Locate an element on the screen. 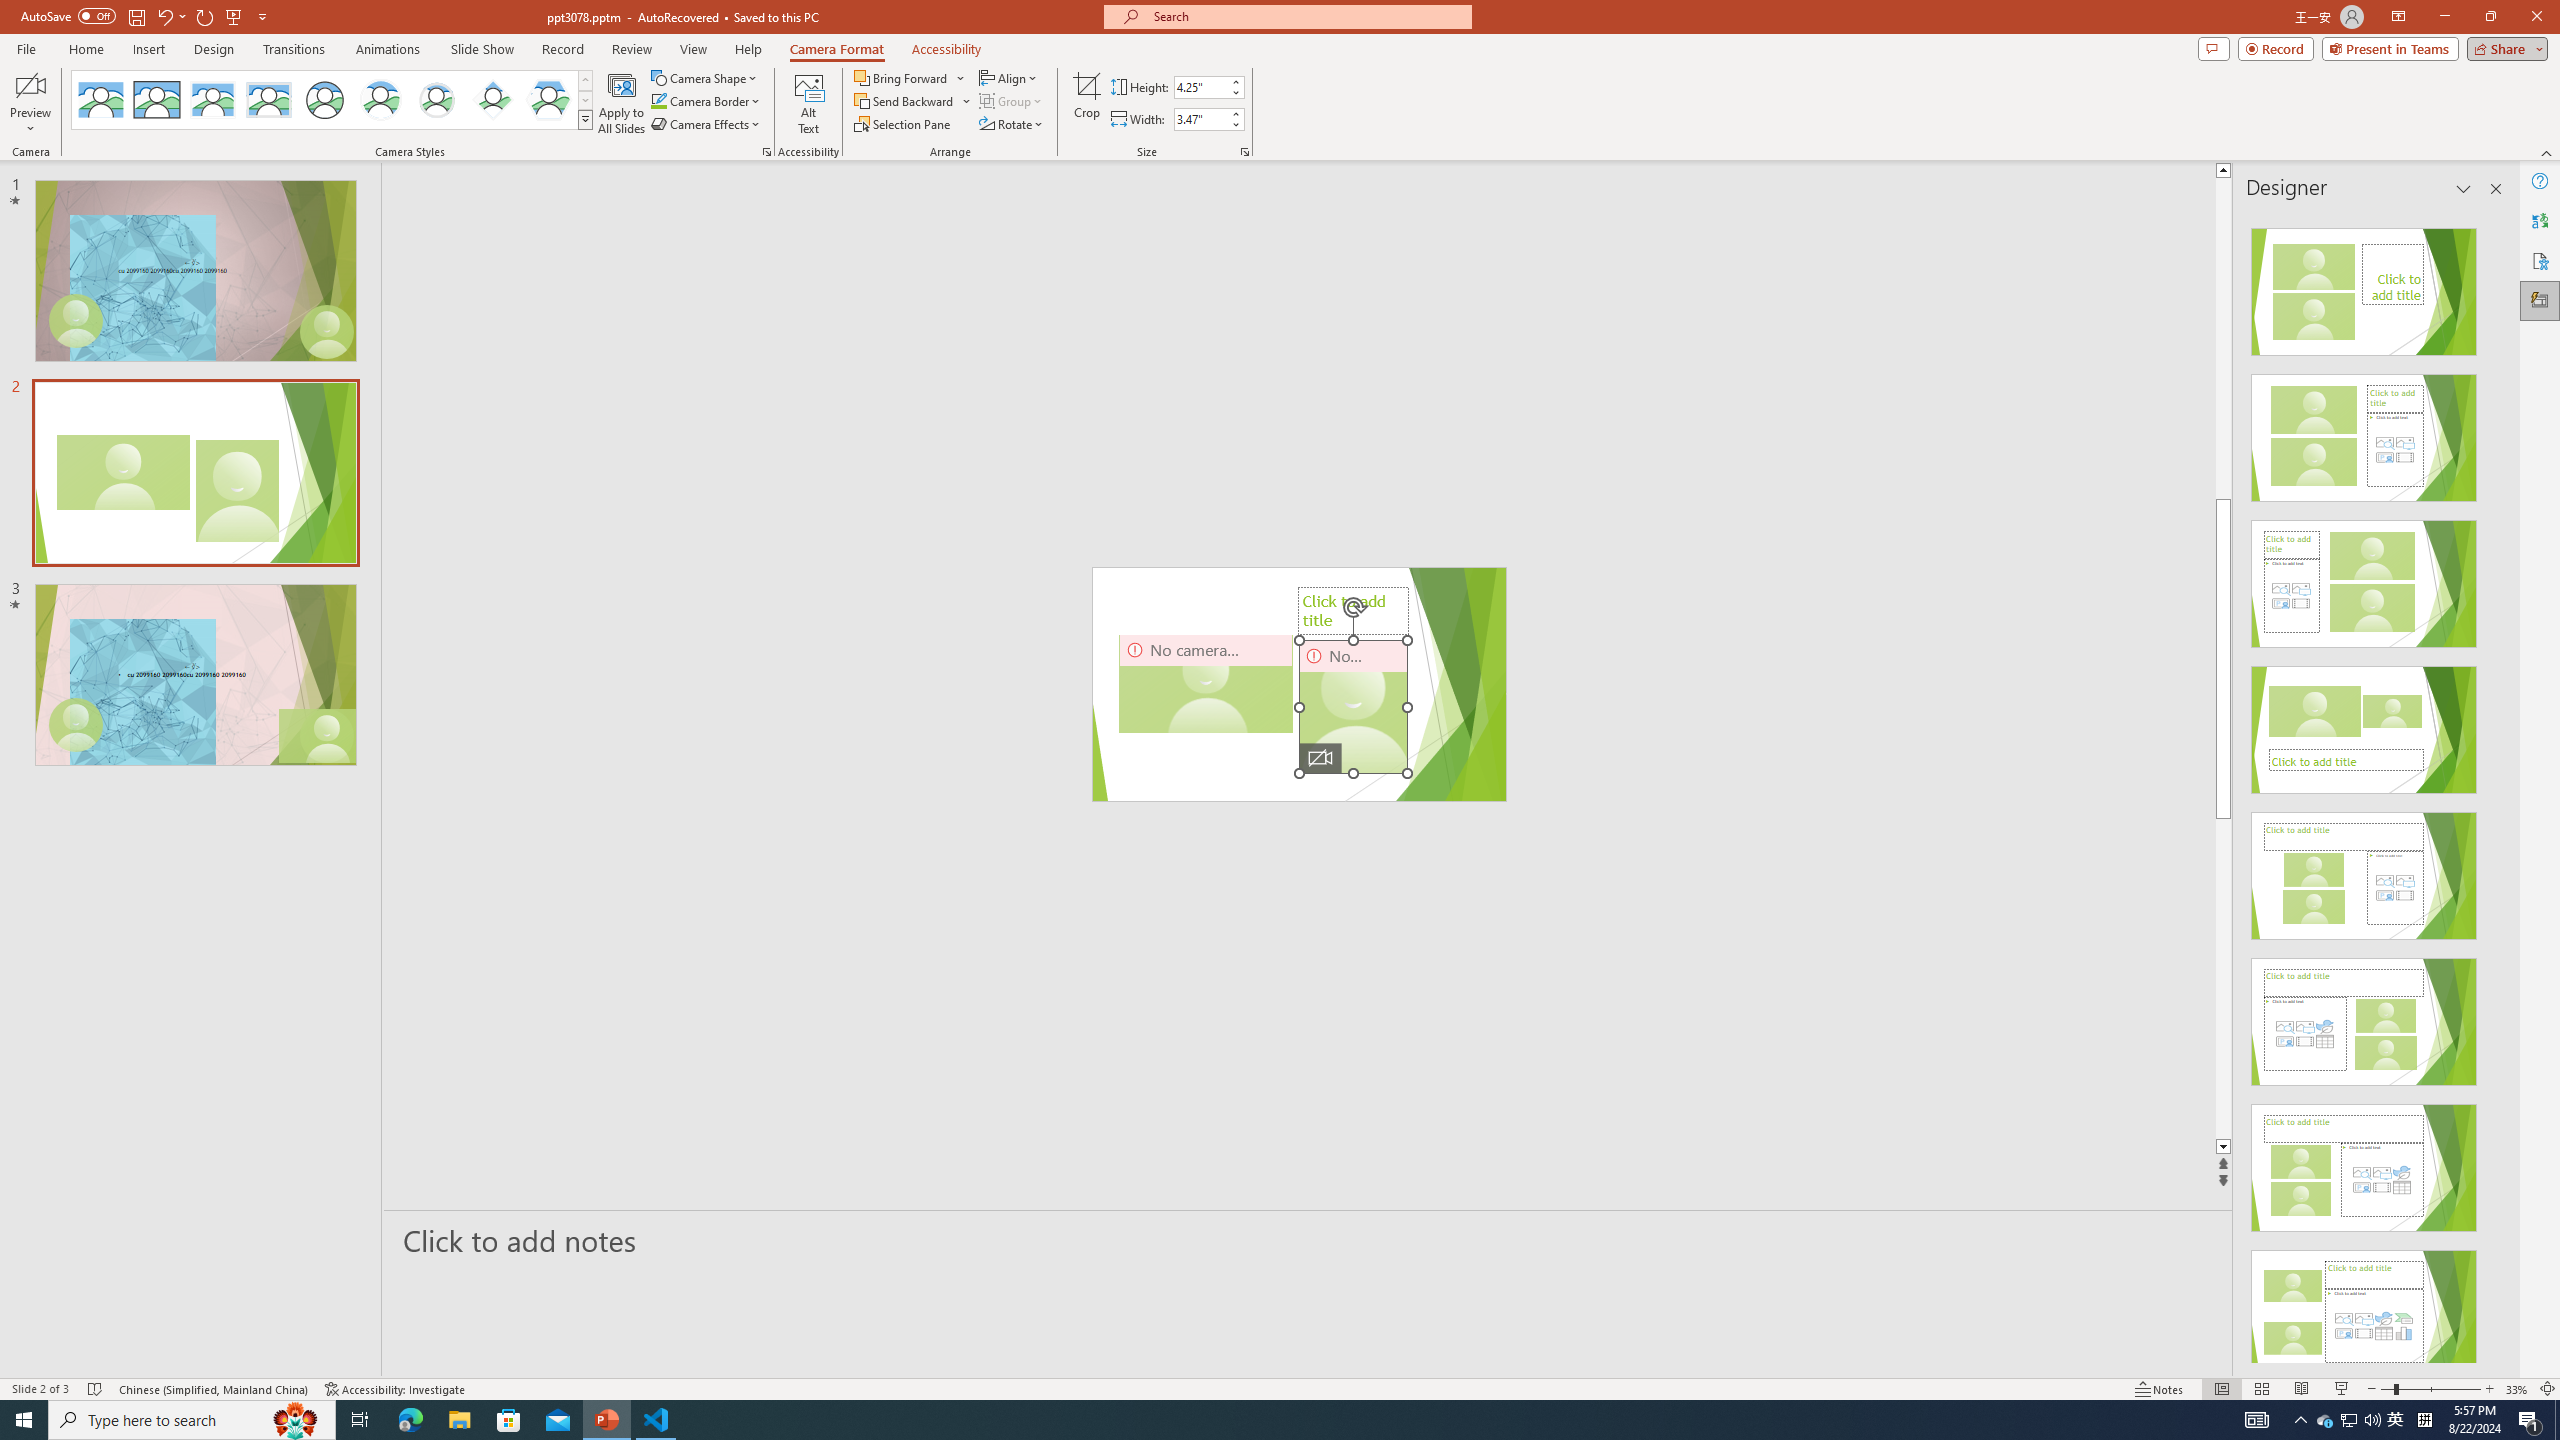 The height and width of the screenshot is (1440, 2560). 'Cameo Width' is located at coordinates (1199, 118).